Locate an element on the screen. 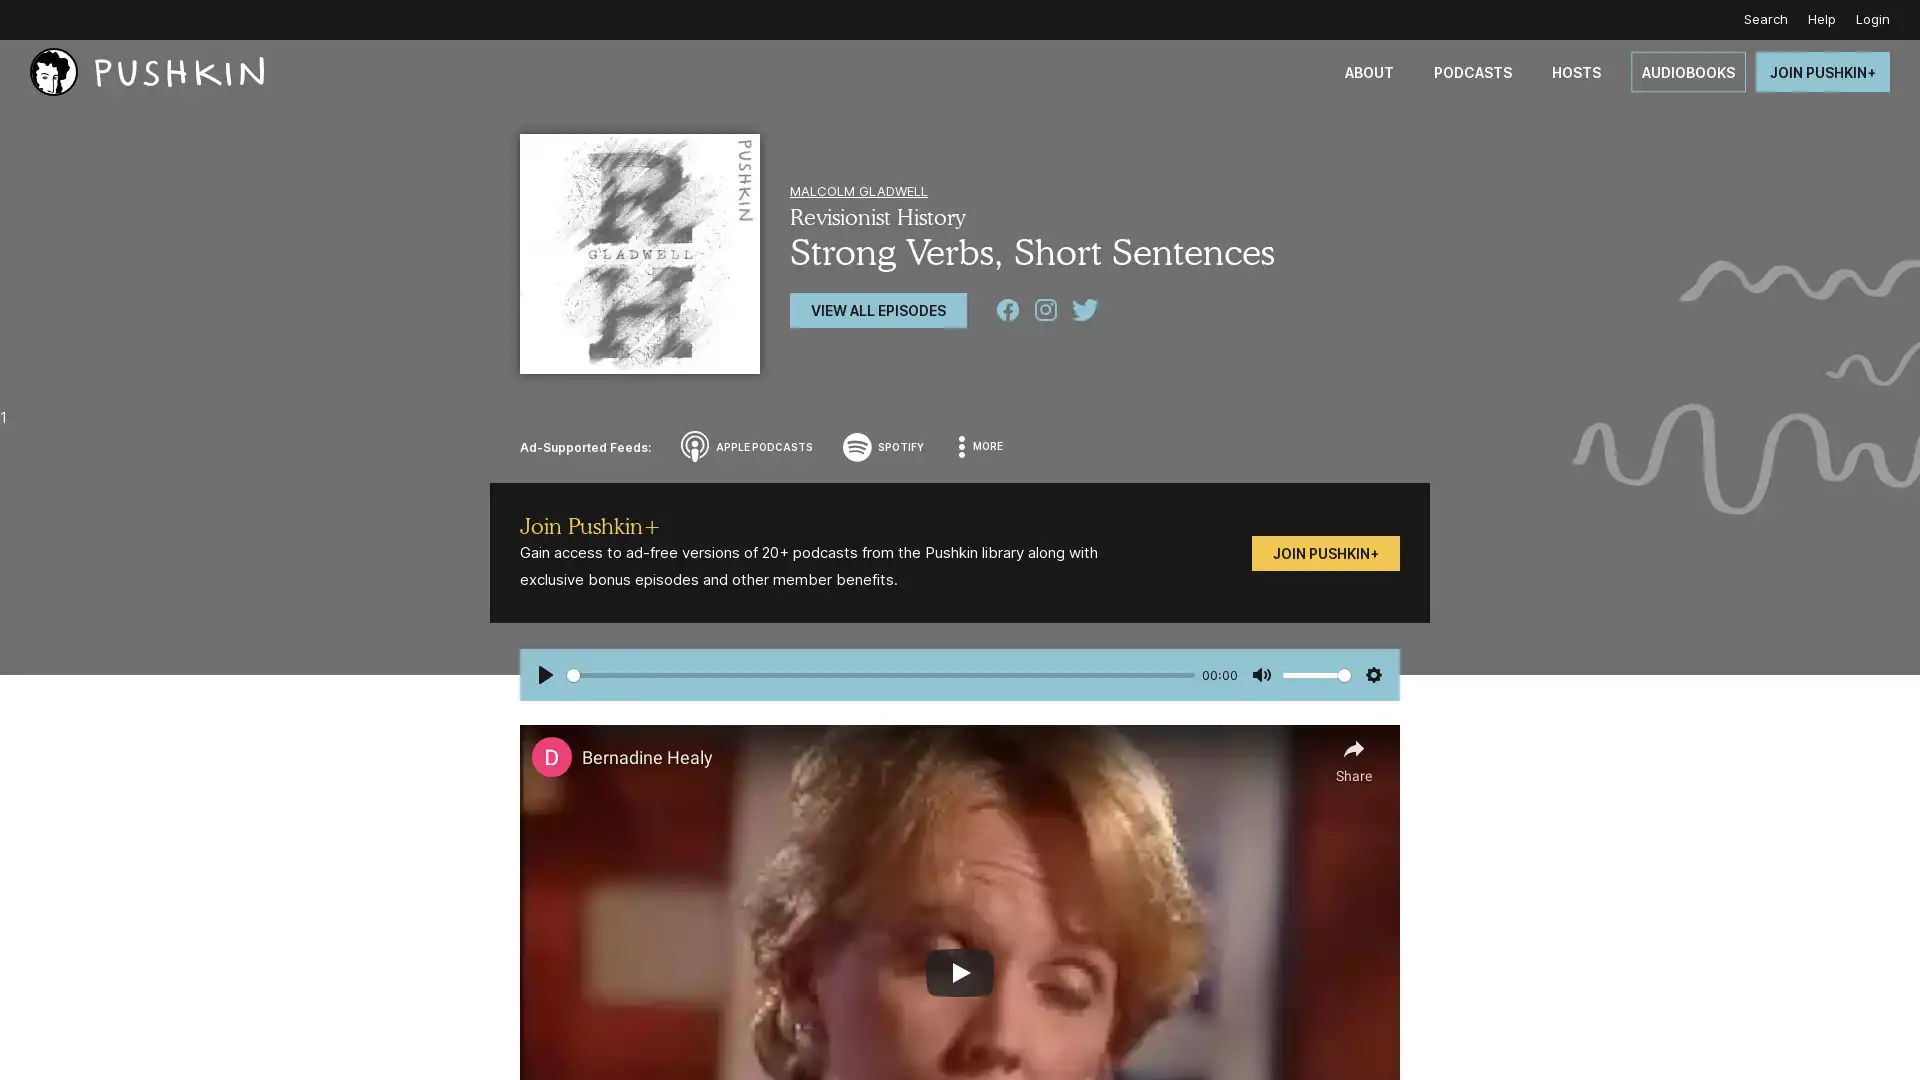 The image size is (1920, 1080). Skip to Main Content is located at coordinates (20, 20).